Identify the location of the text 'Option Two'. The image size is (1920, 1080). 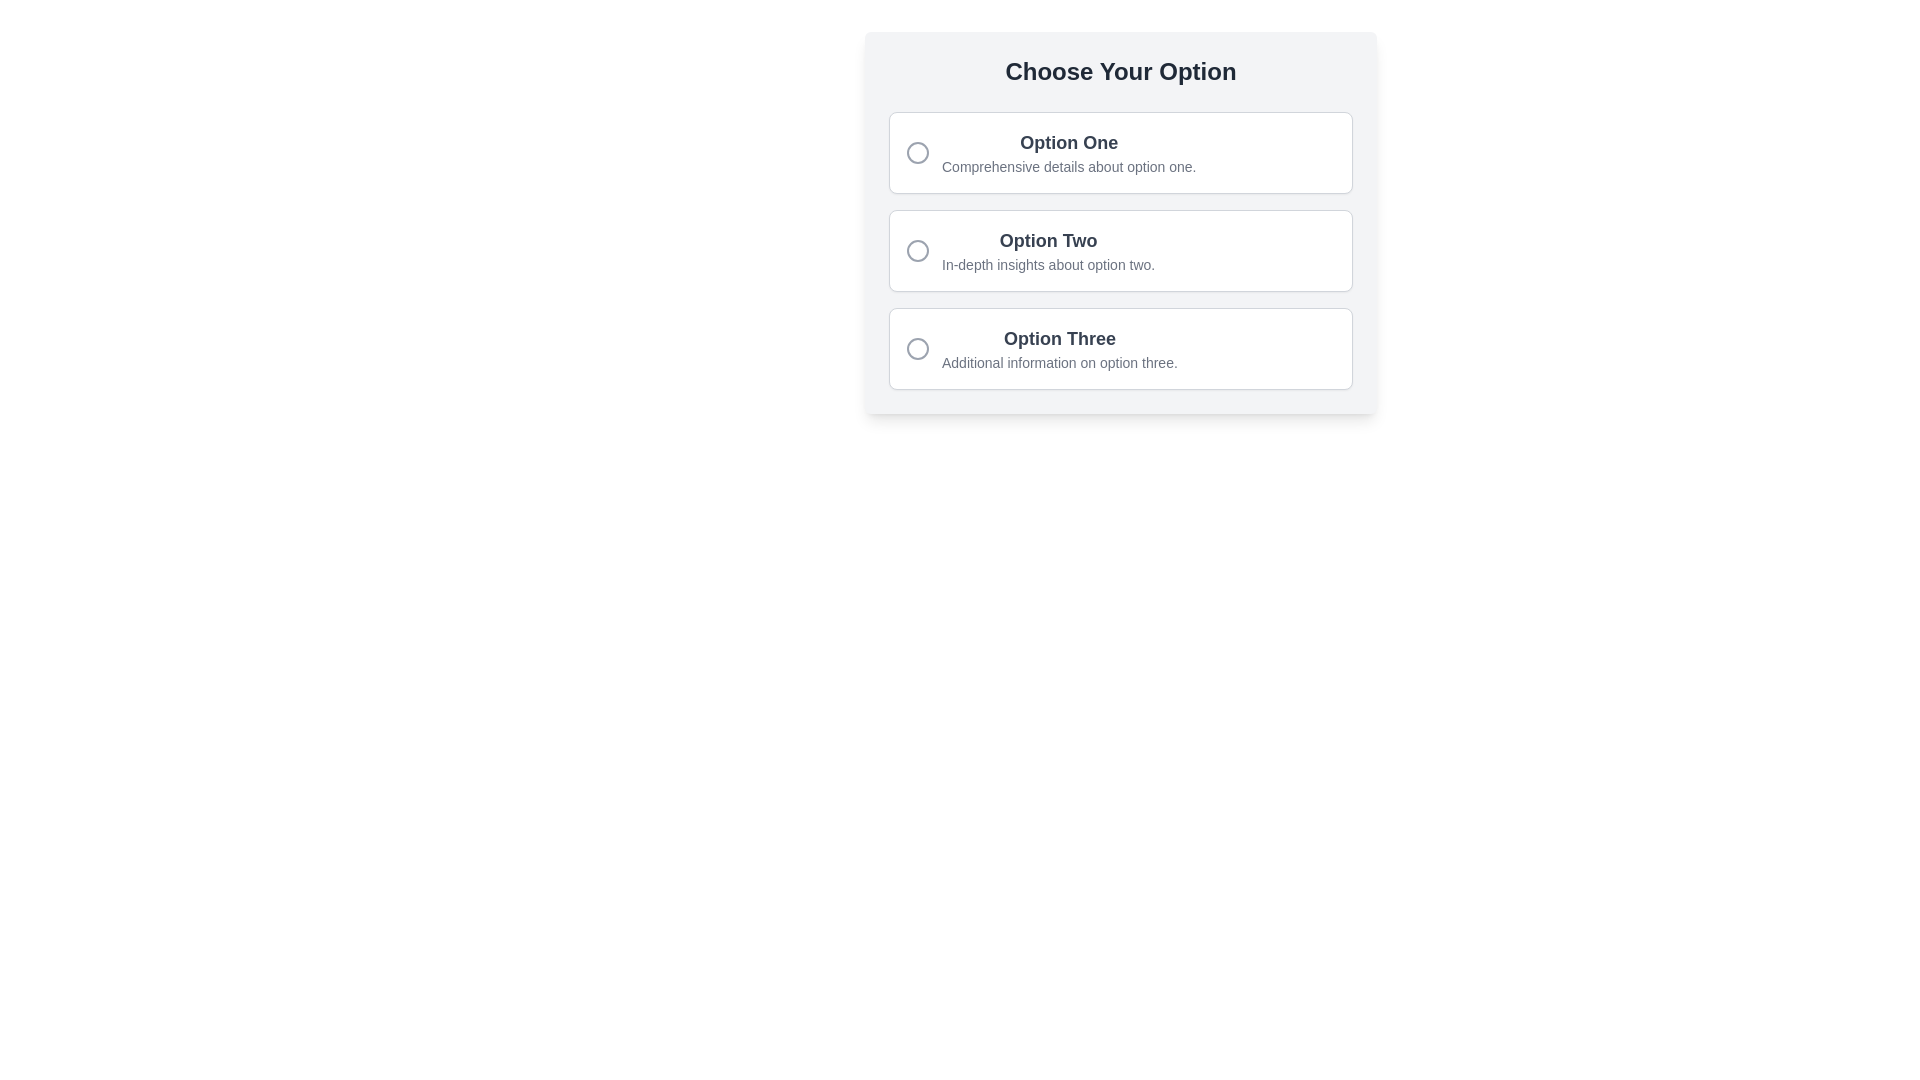
(1121, 249).